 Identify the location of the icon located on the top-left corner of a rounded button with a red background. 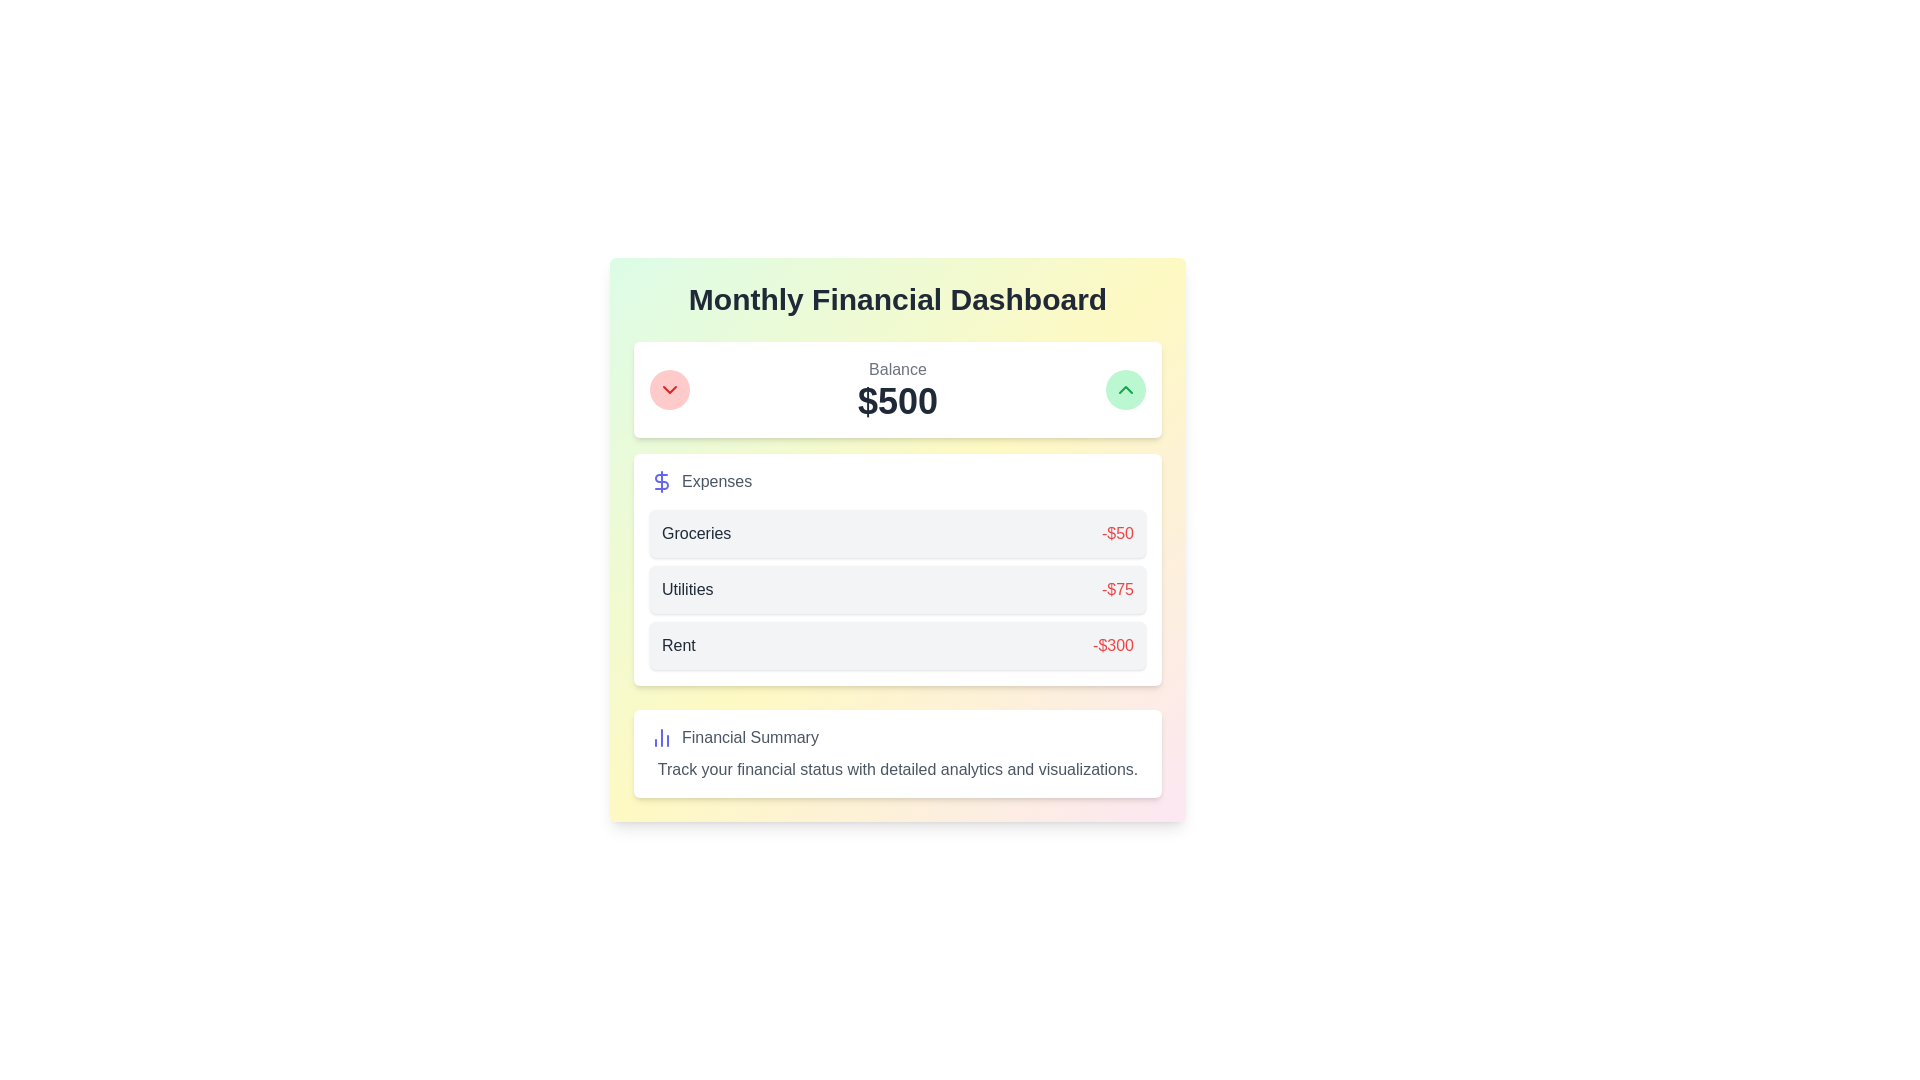
(670, 389).